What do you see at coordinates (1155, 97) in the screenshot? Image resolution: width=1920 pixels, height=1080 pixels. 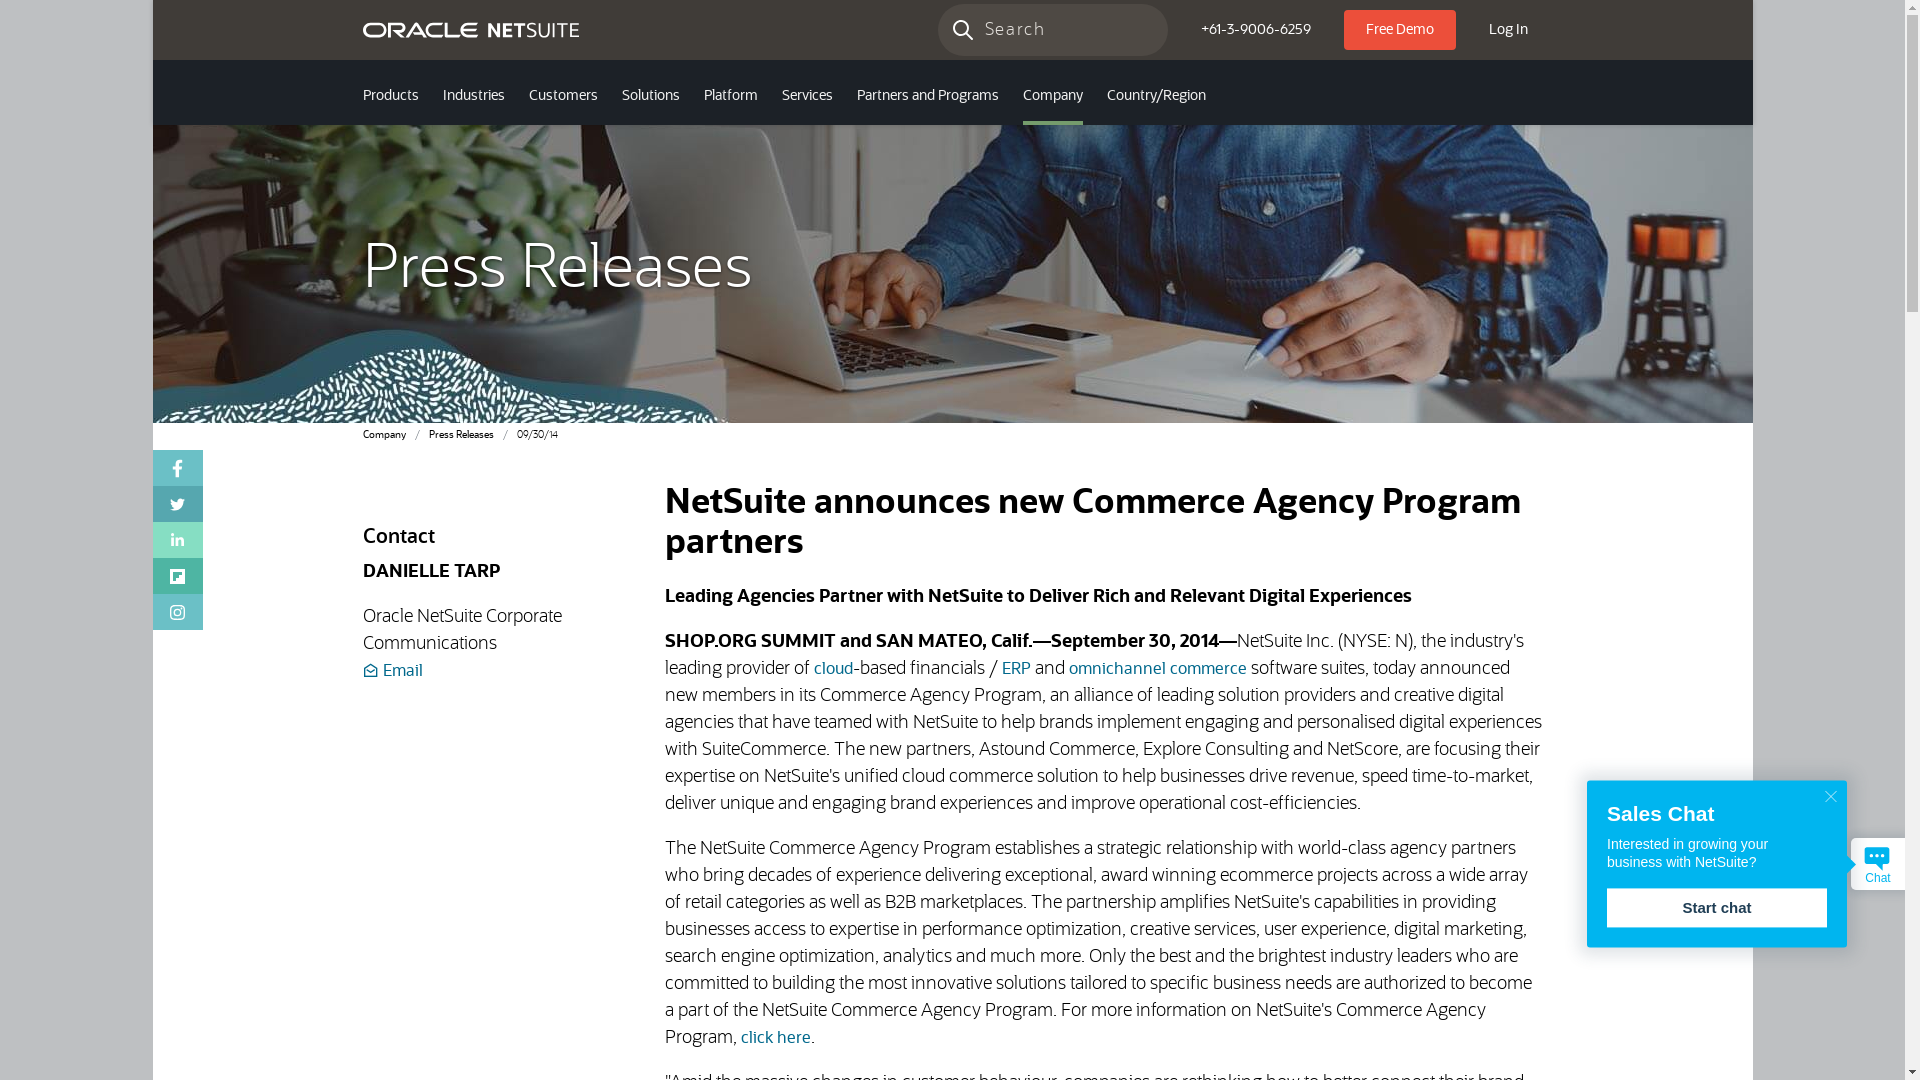 I see `'Country/Region'` at bounding box center [1155, 97].